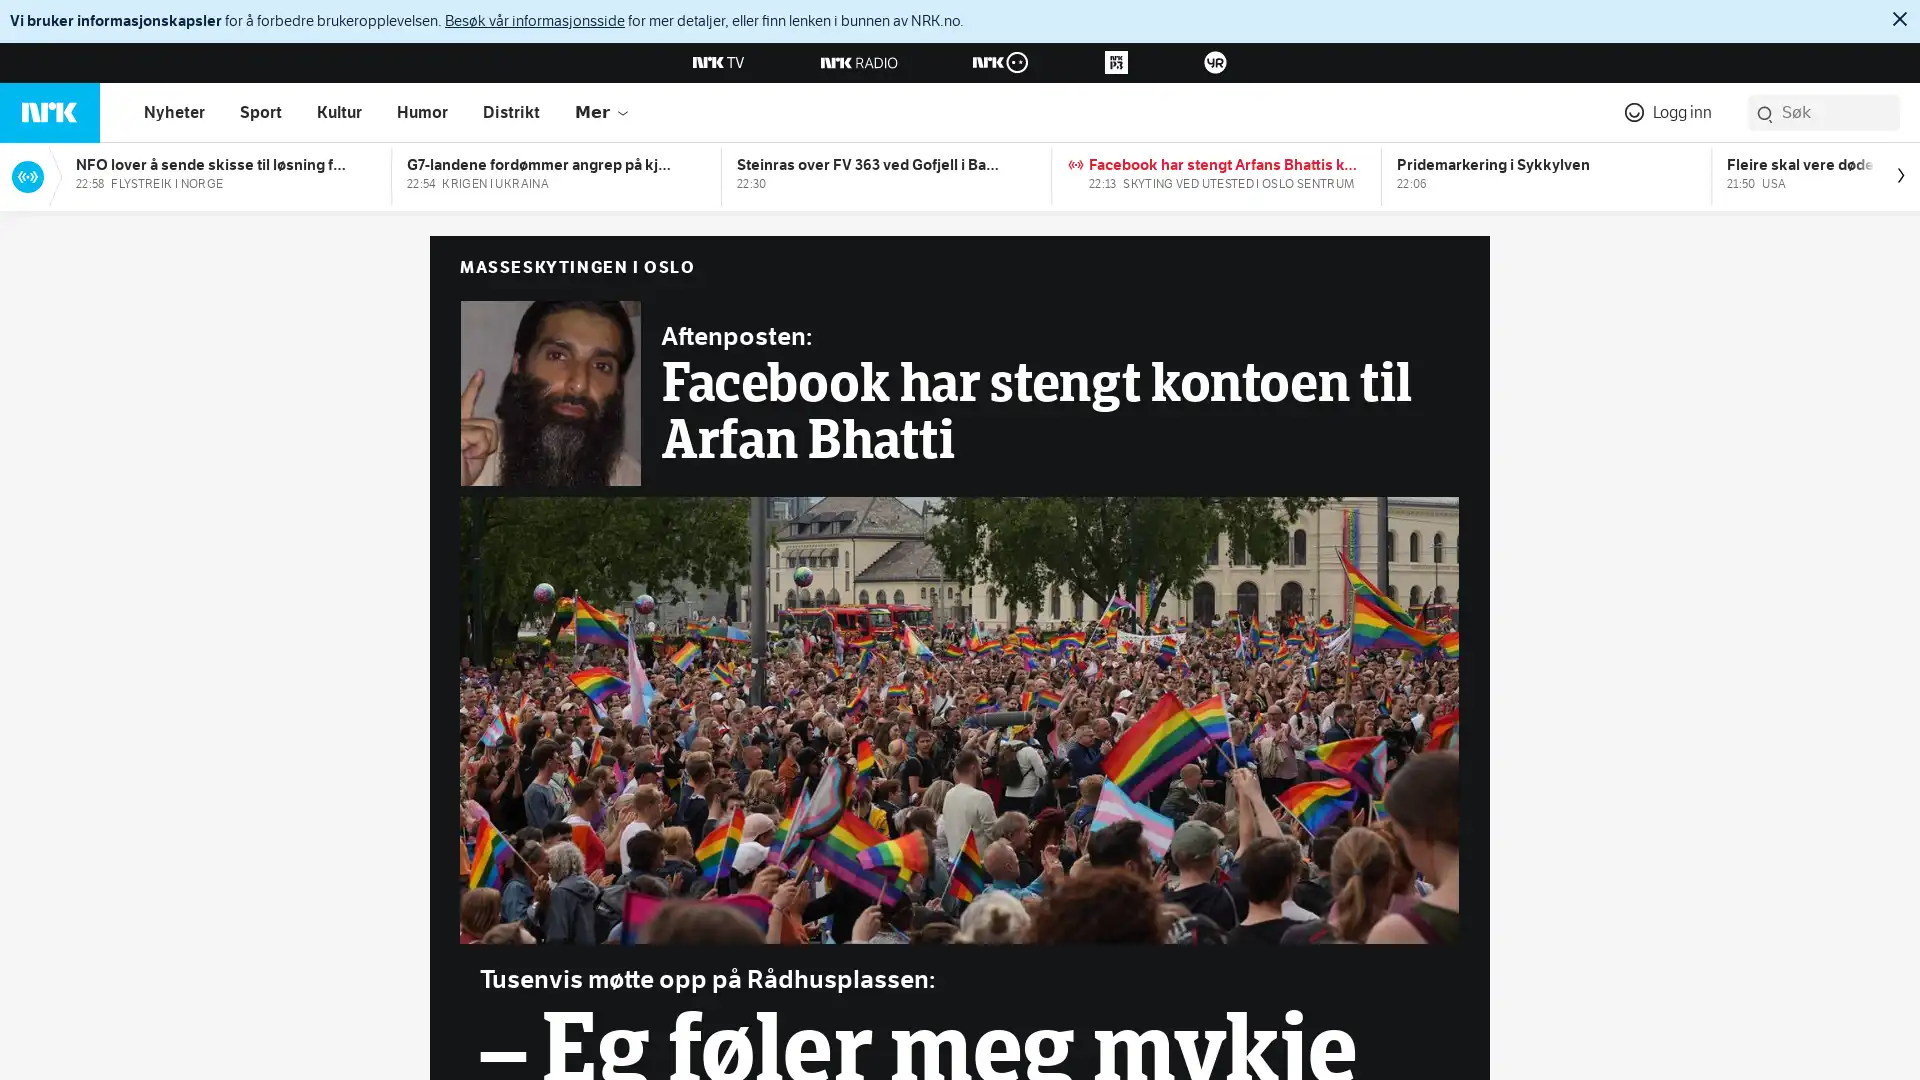  Describe the element at coordinates (225, 172) in the screenshot. I see `NFO lover a sende skisse til lsning fr midnatt PUBLISERT KLOKKEN 22:58 I FLYSTREIK I NORGE` at that location.